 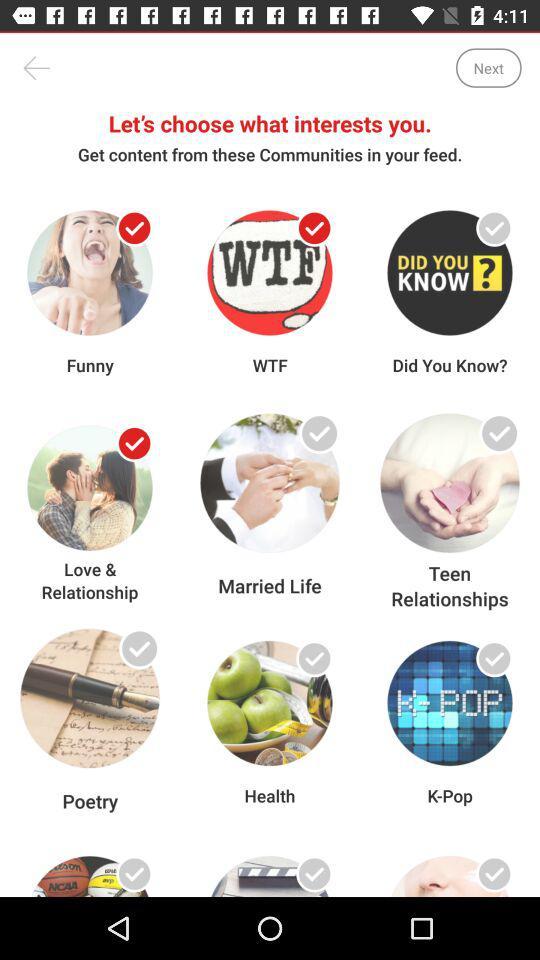 What do you see at coordinates (314, 657) in the screenshot?
I see `sets health as a community in your feed` at bounding box center [314, 657].